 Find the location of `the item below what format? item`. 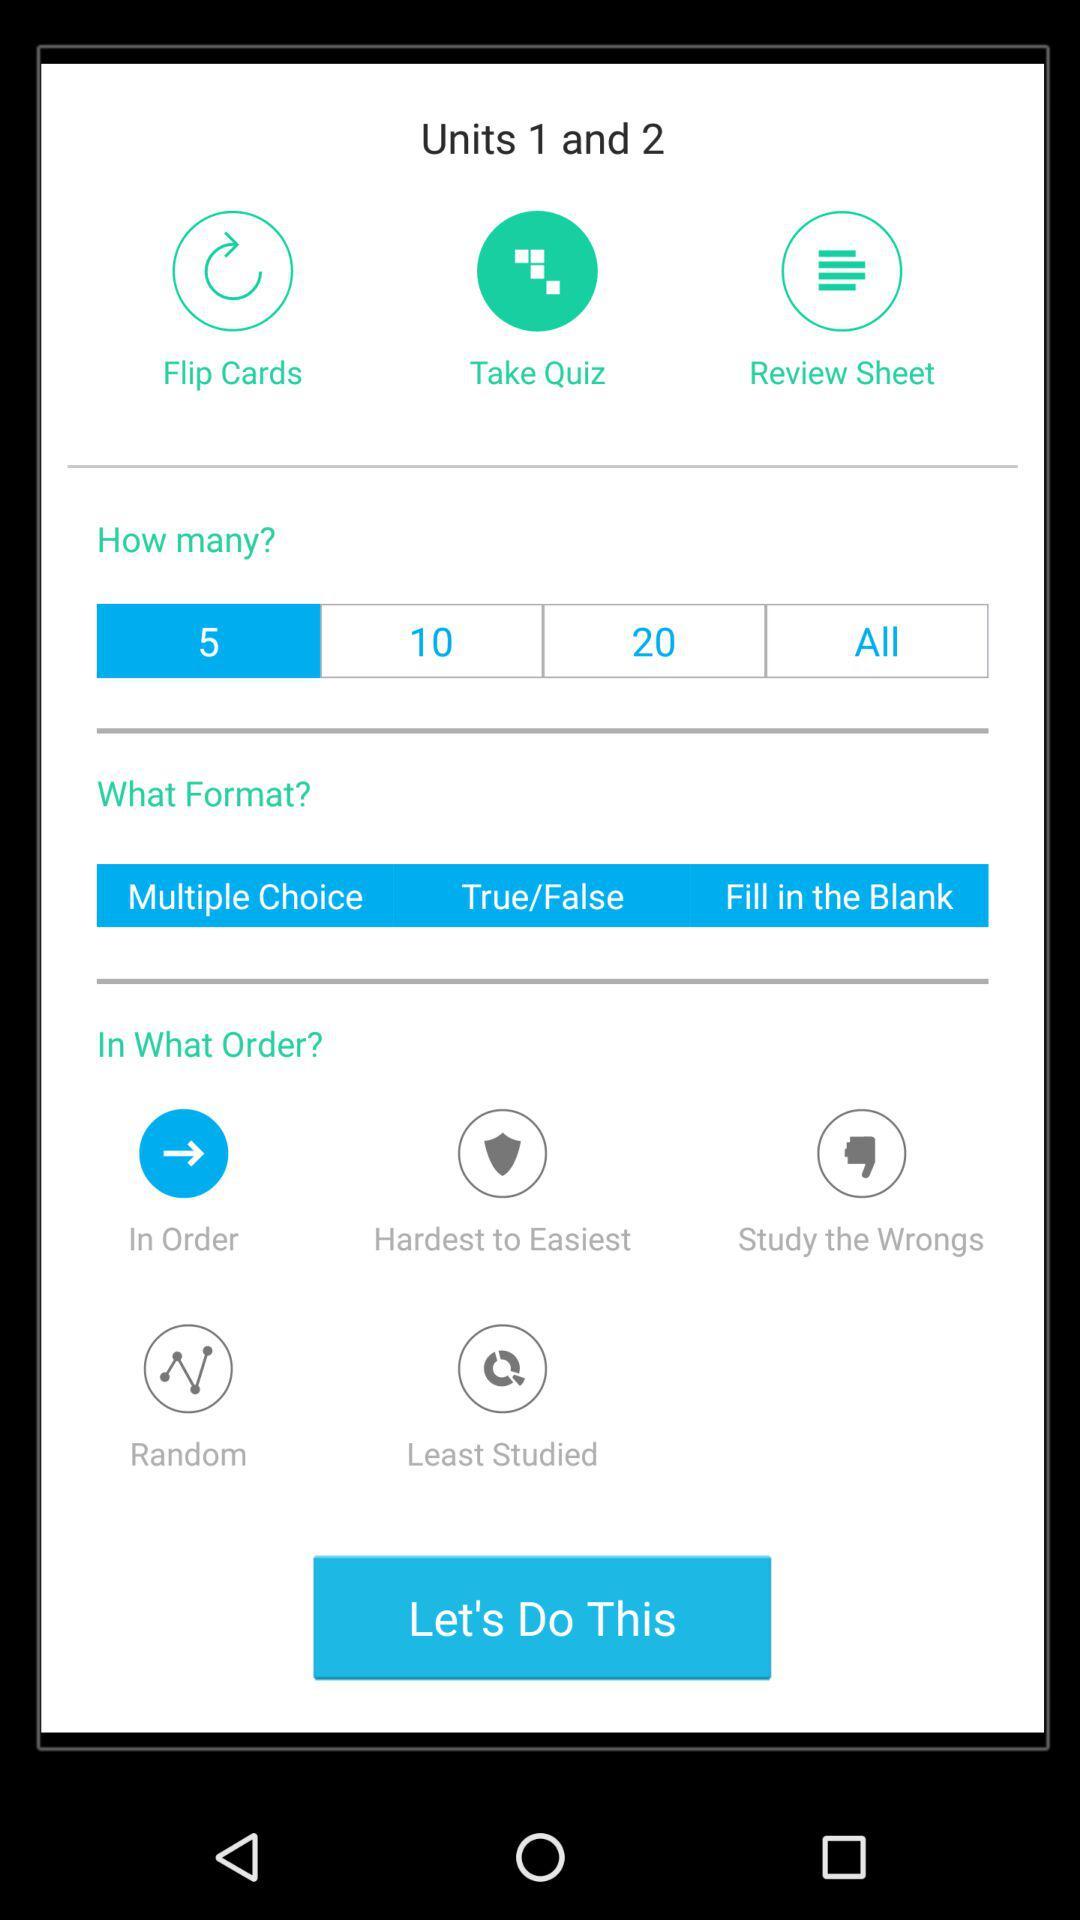

the item below what format? item is located at coordinates (244, 894).